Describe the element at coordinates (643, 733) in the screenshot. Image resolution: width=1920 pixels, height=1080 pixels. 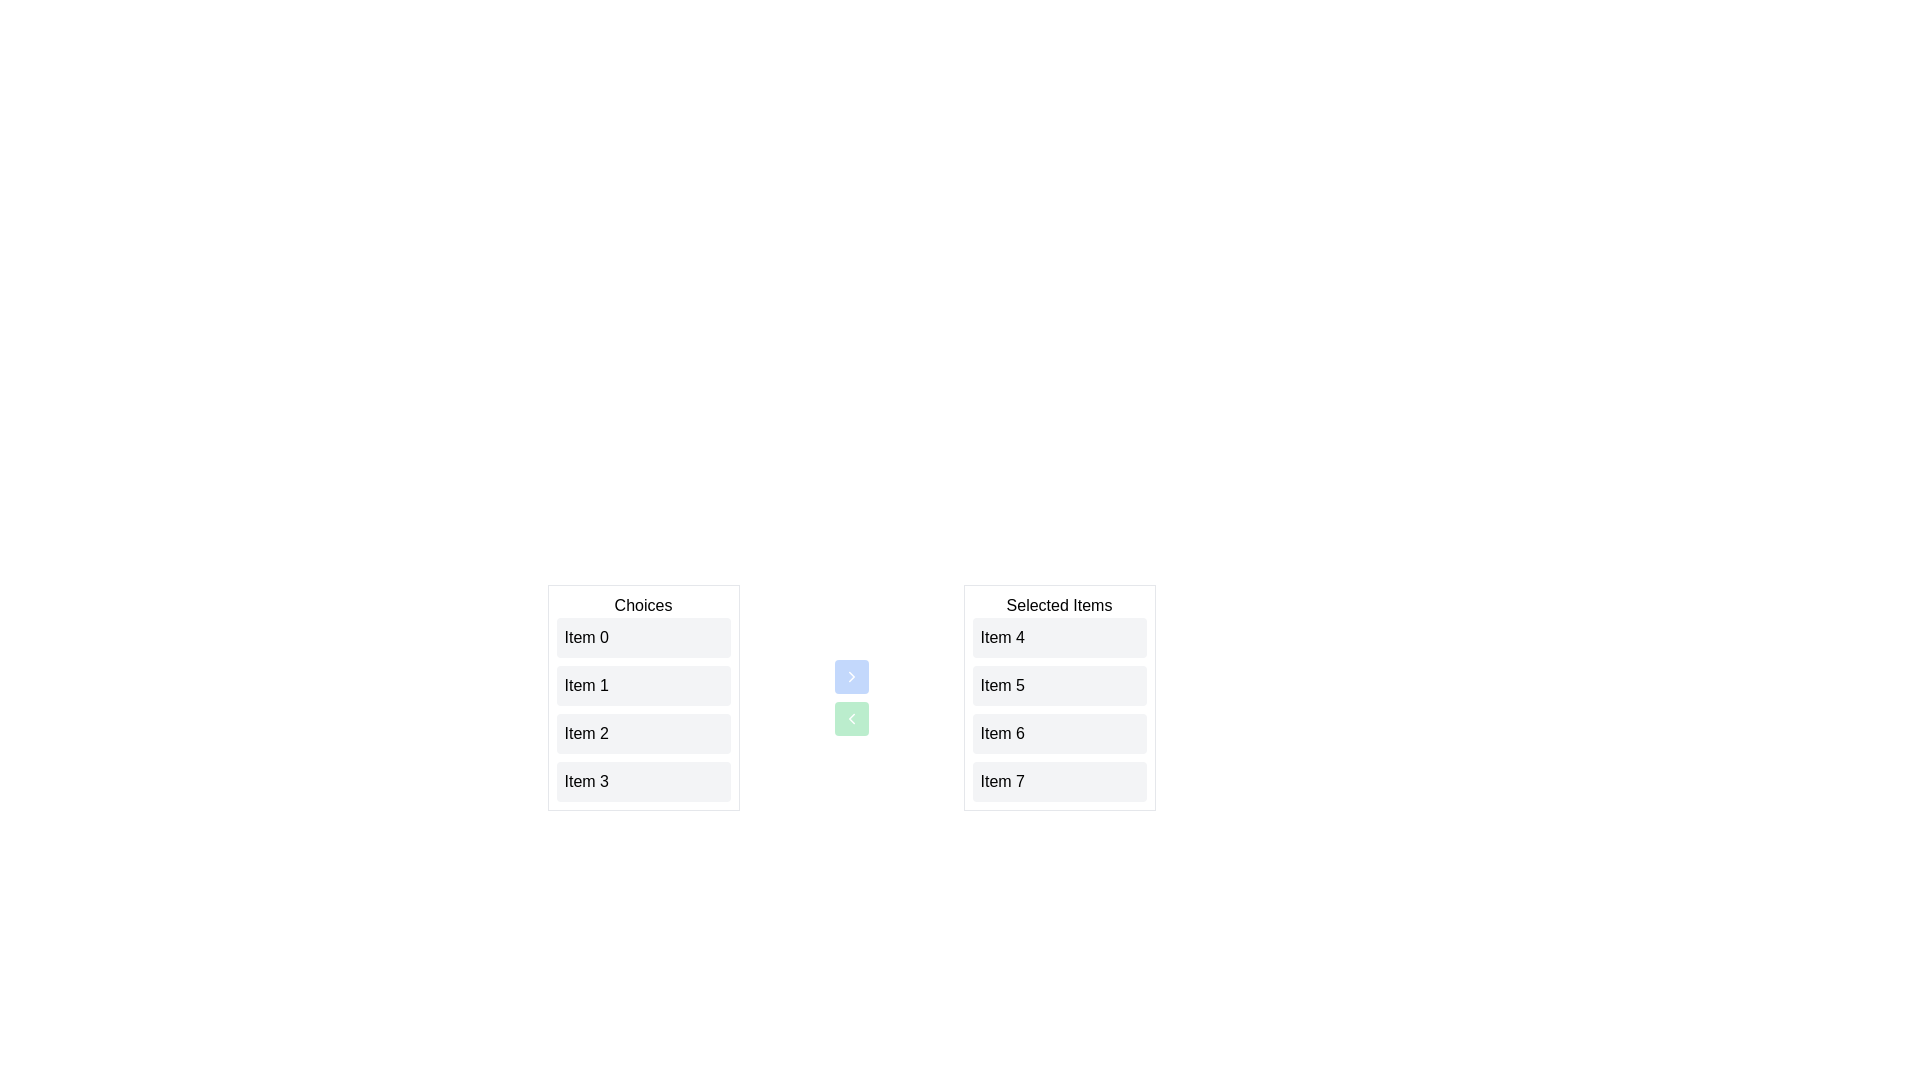
I see `the list item labeled 'Item 2' in the third position of the 'Choices' list` at that location.